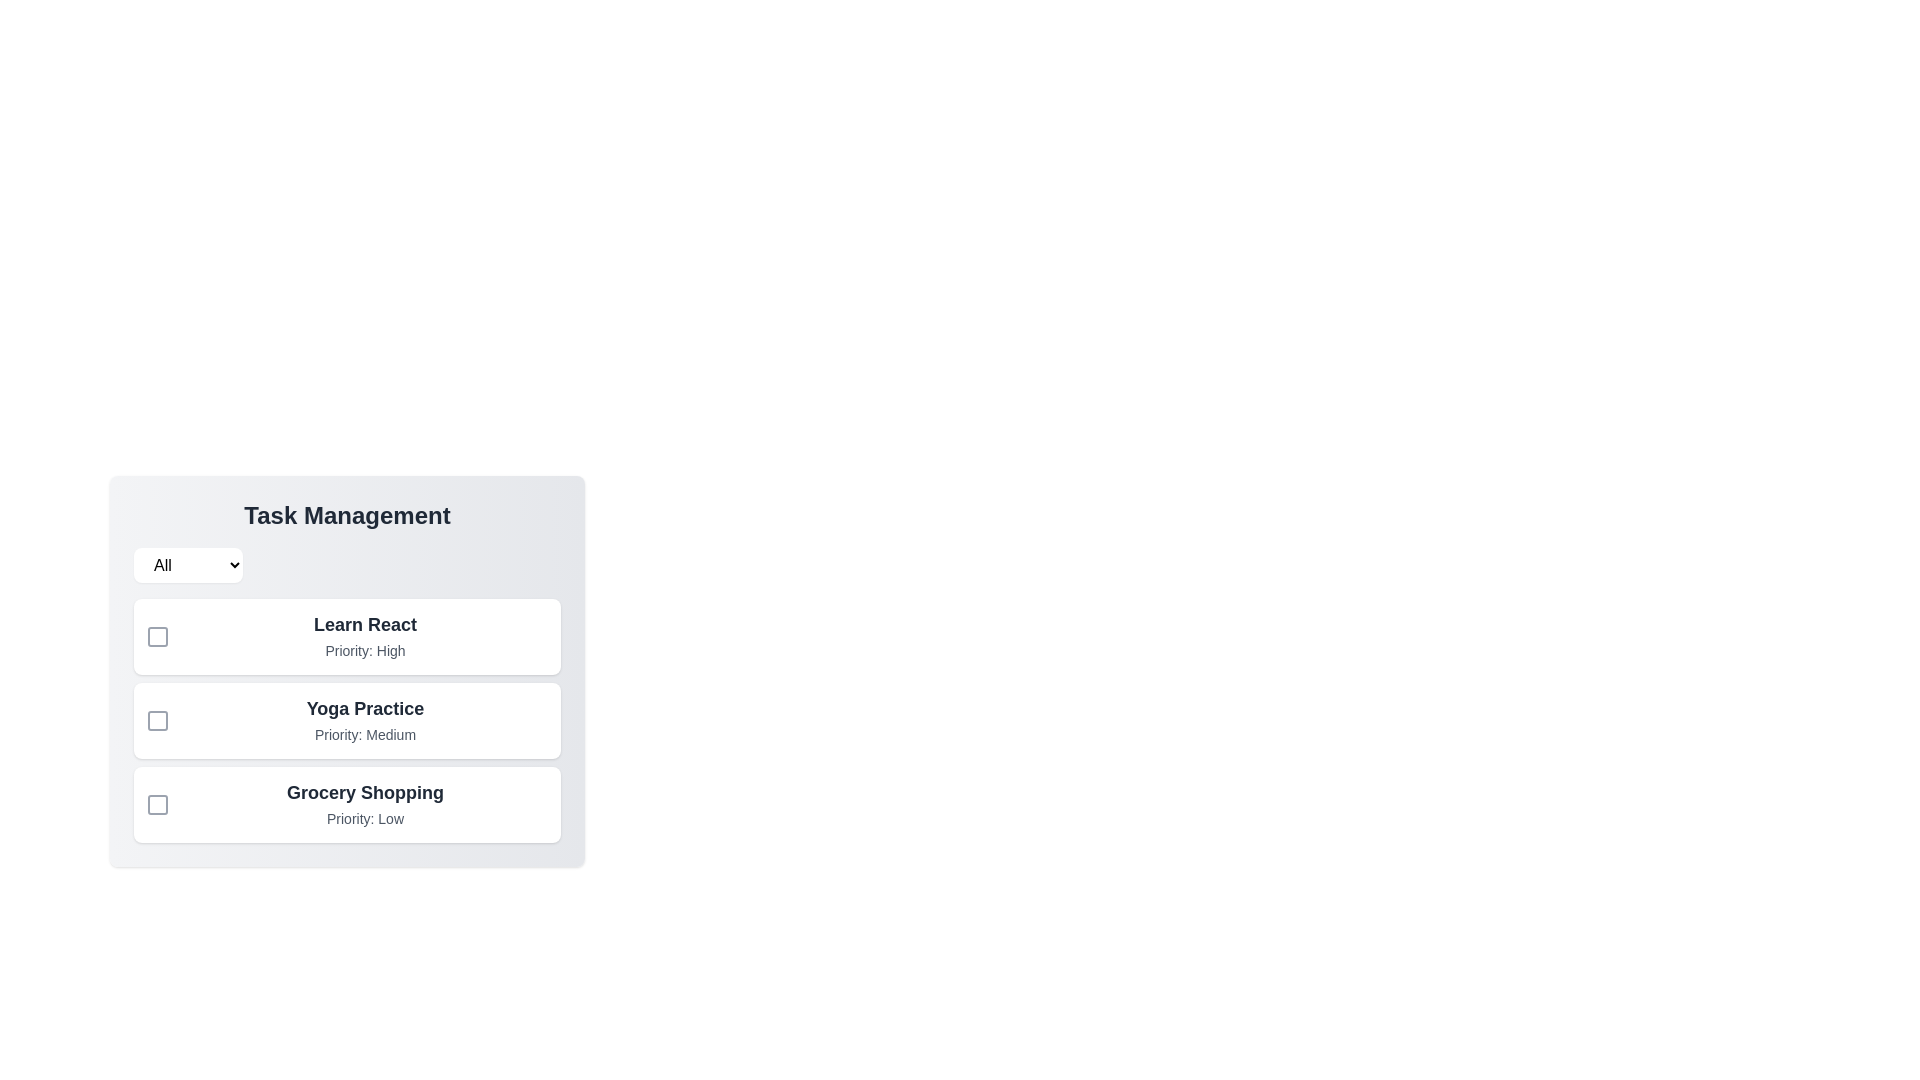 Image resolution: width=1920 pixels, height=1080 pixels. Describe the element at coordinates (188, 565) in the screenshot. I see `the priority filter to Low from the dropdown menu` at that location.